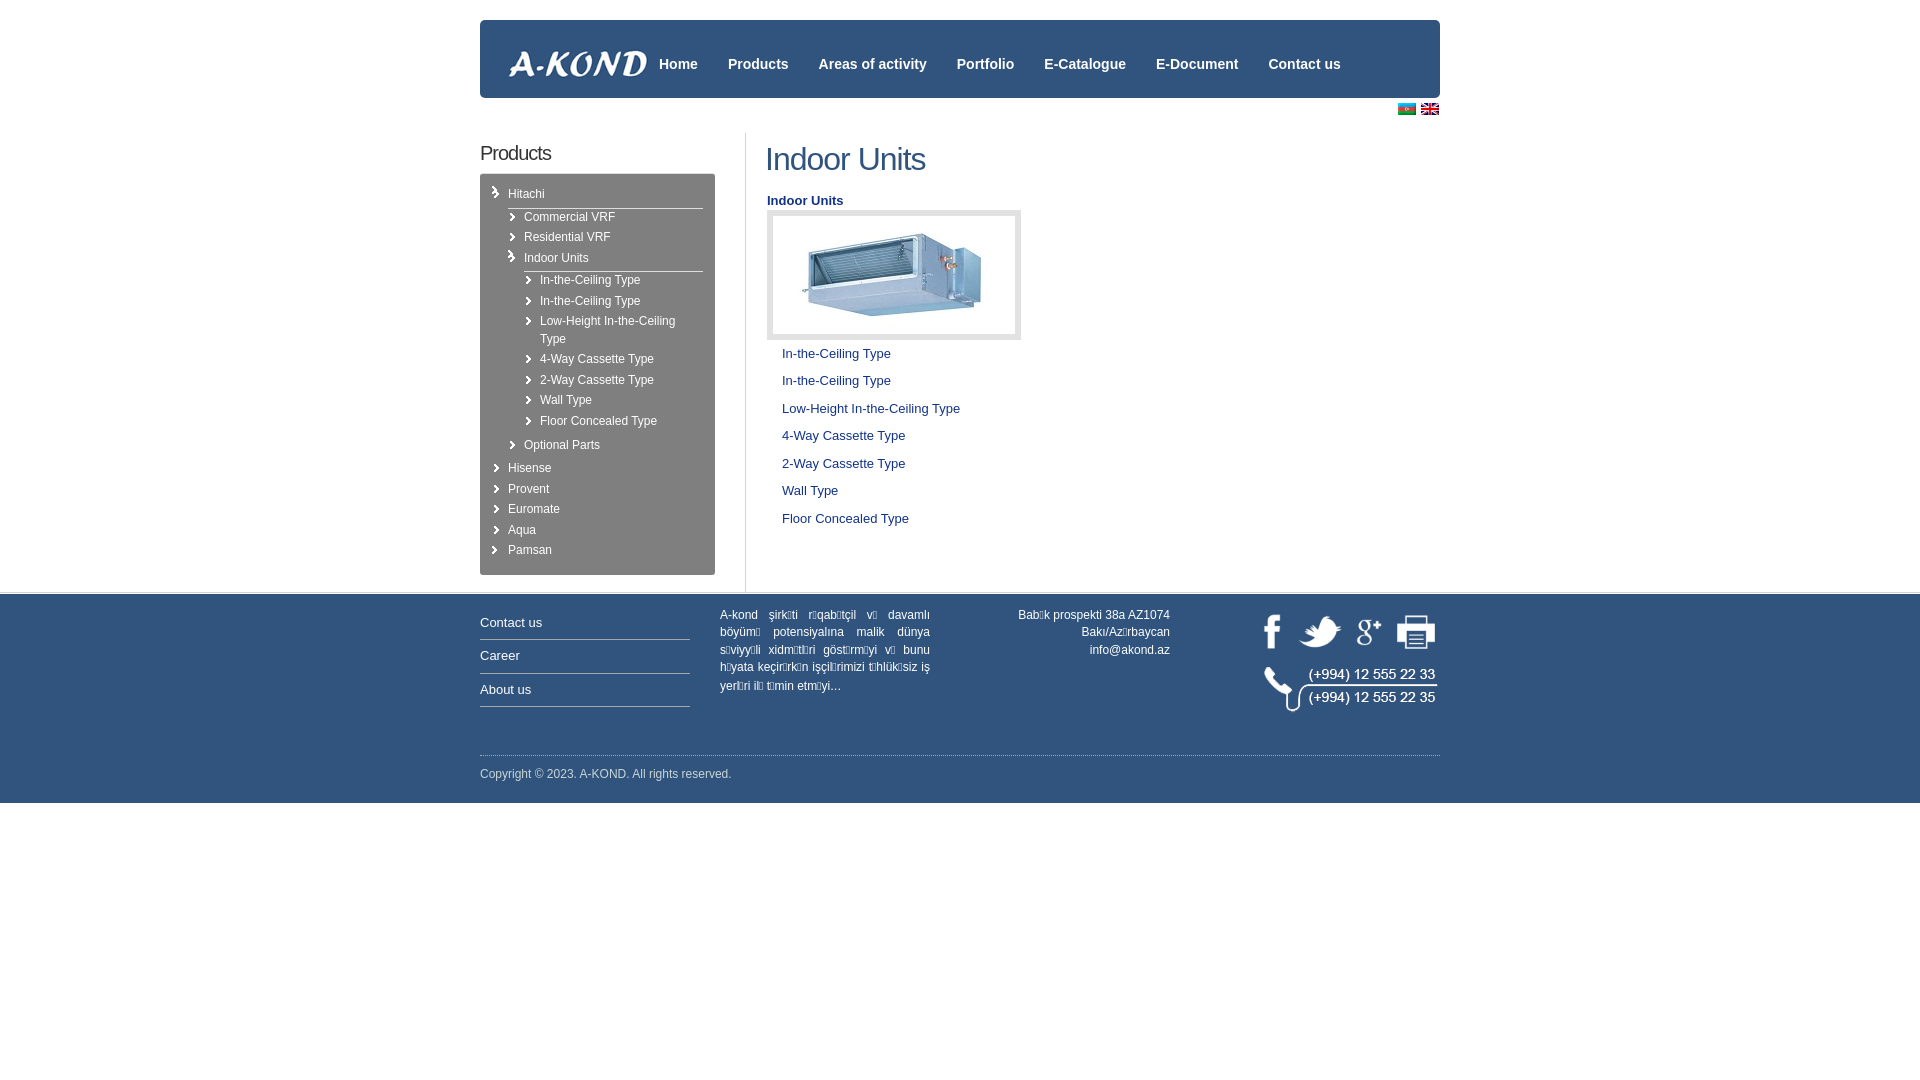 The height and width of the screenshot is (1080, 1920). Describe the element at coordinates (805, 200) in the screenshot. I see `'Indoor Units'` at that location.